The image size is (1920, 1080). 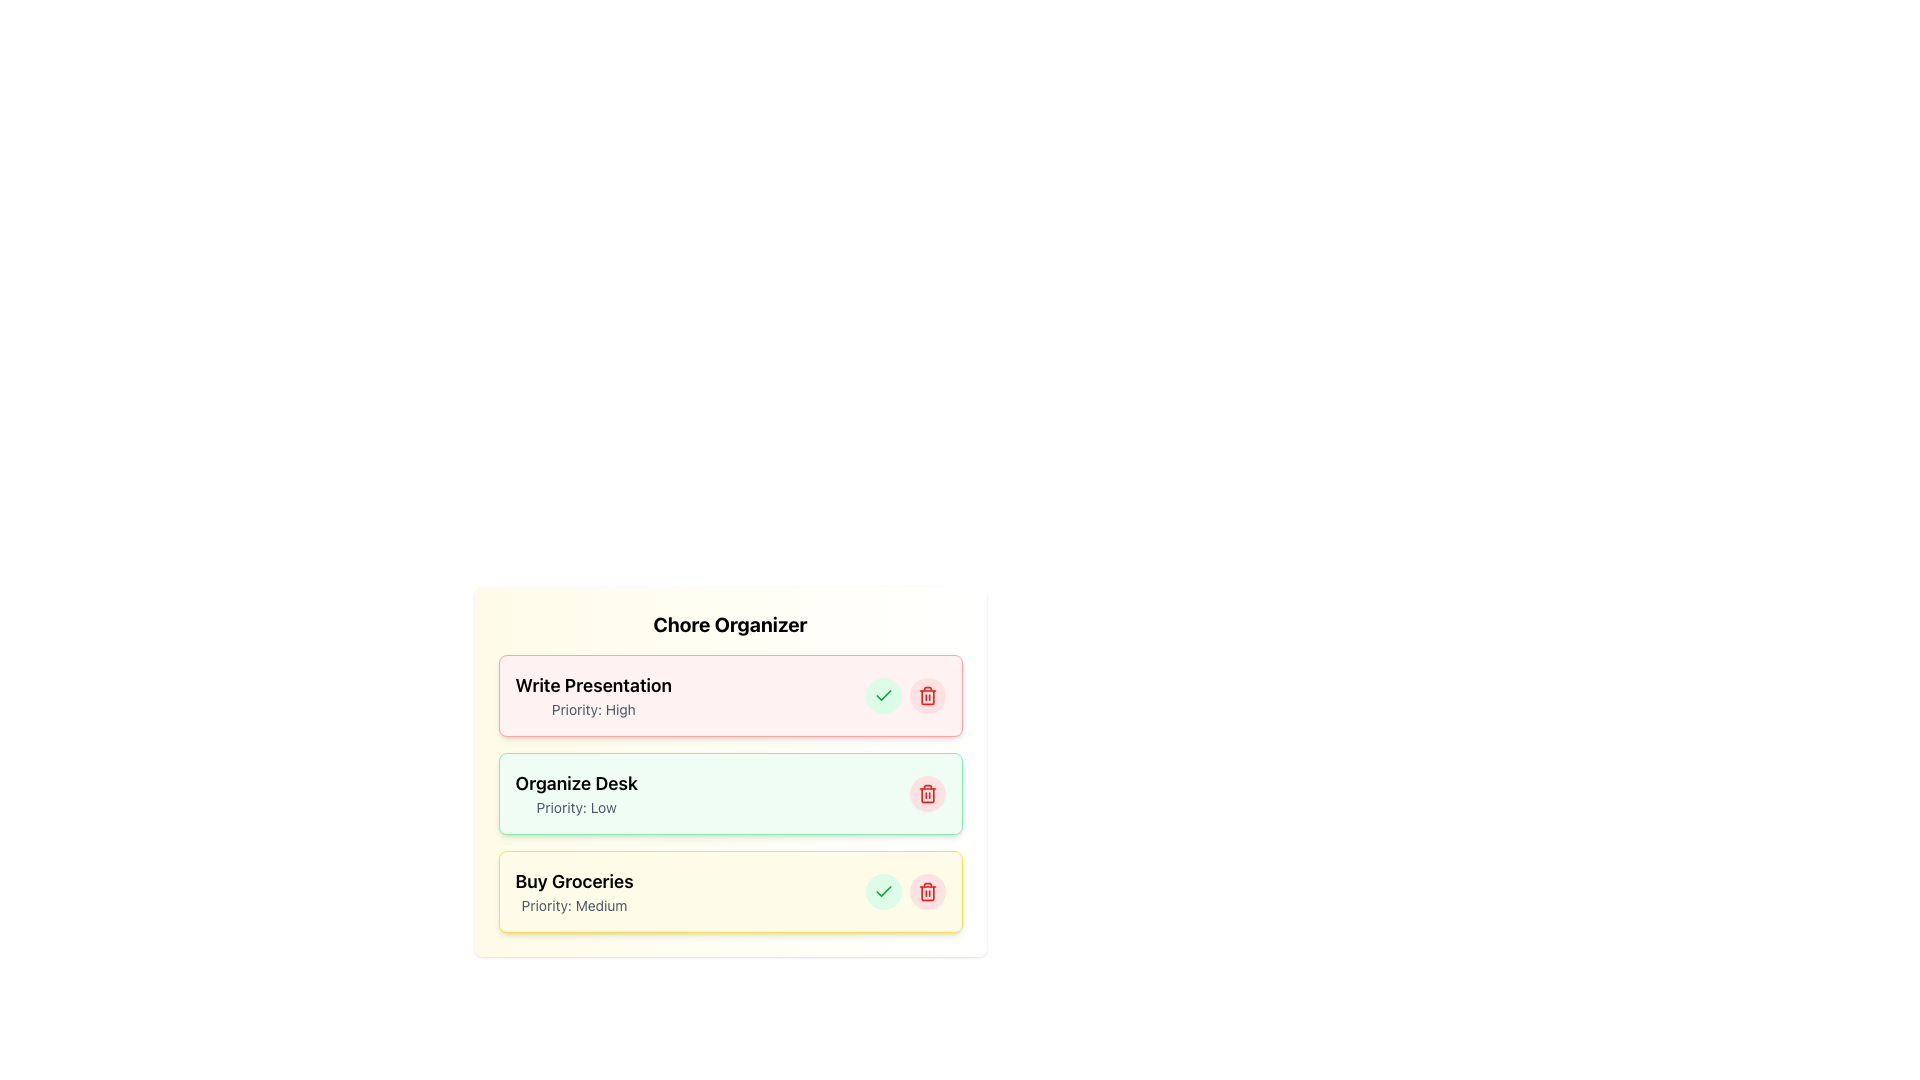 I want to click on the bold, extra-large title text label 'Chore Organizer' located at the top of the card structure with a gradient background, so click(x=729, y=623).